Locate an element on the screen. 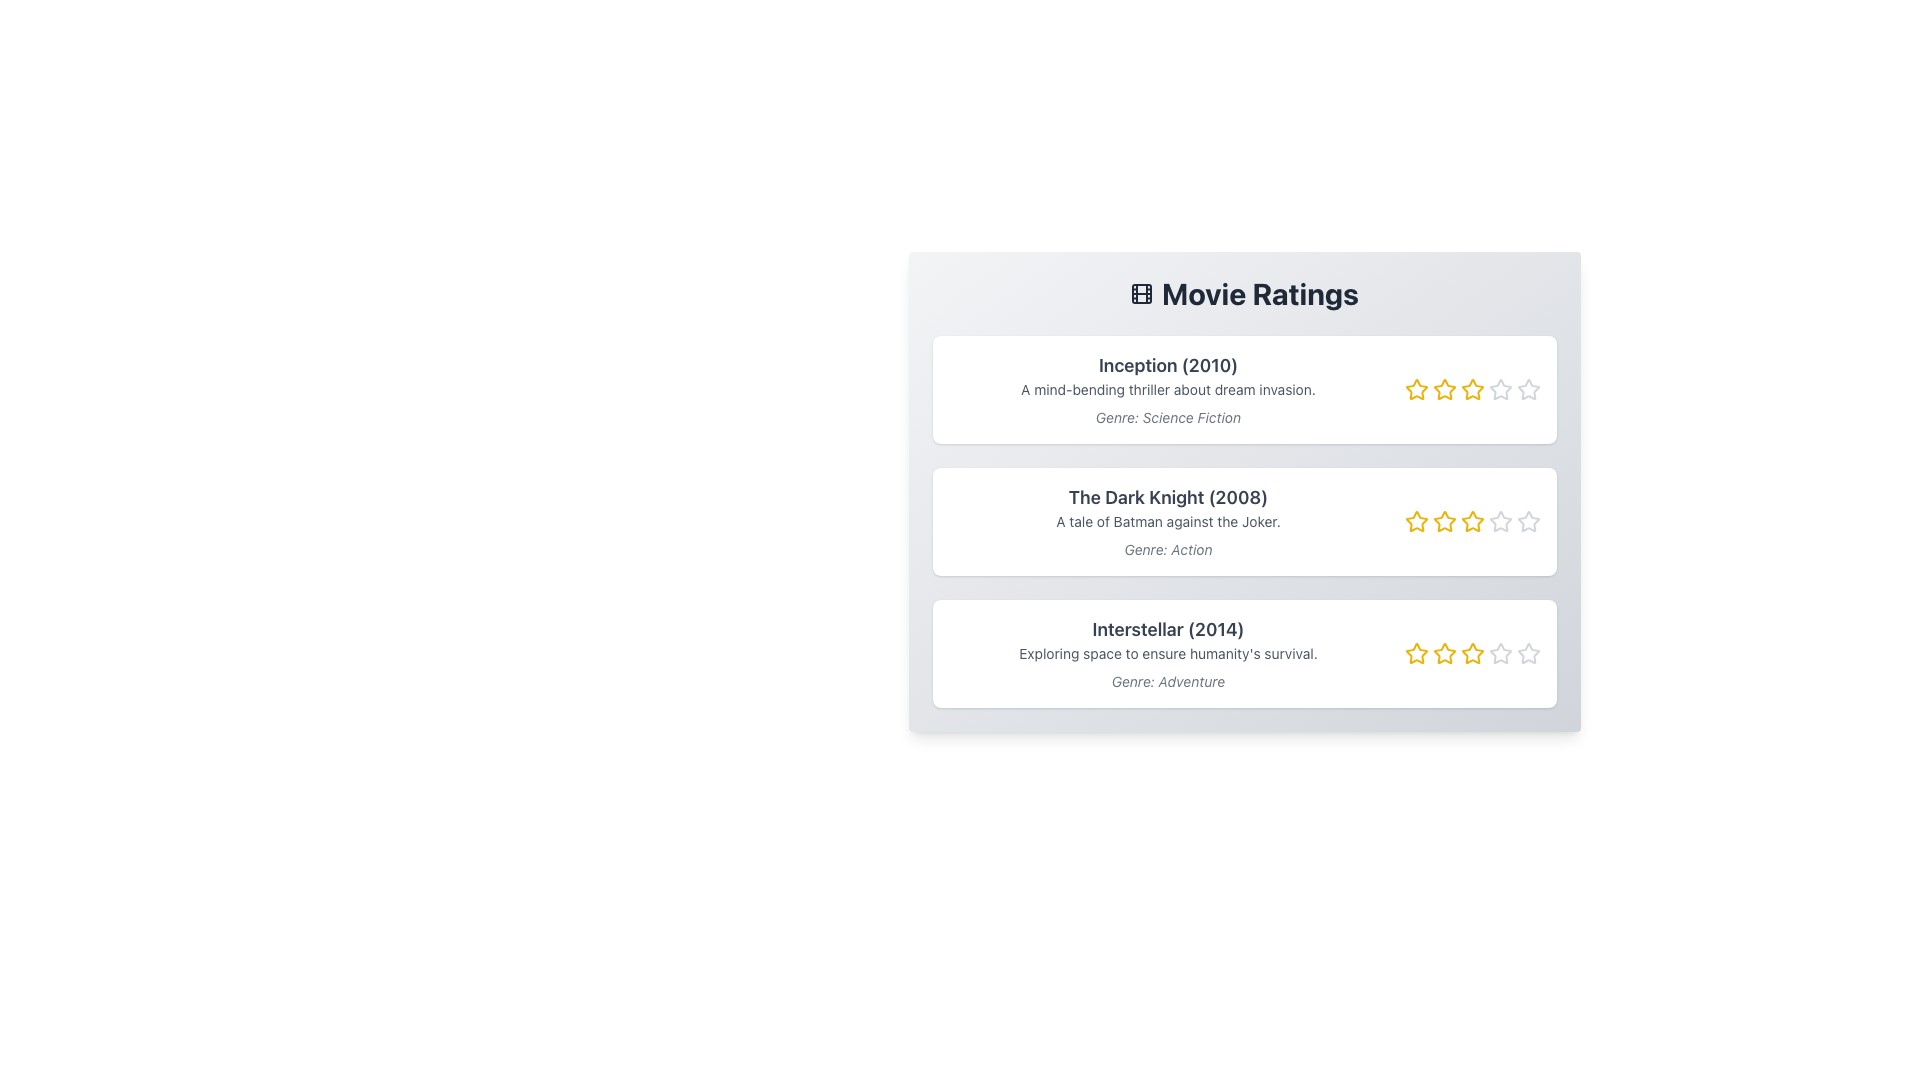 The width and height of the screenshot is (1920, 1080). the second yellow star icon in the rating section for the movie 'Interstellar (2014)', which is located below the movie's title and description is located at coordinates (1415, 653).